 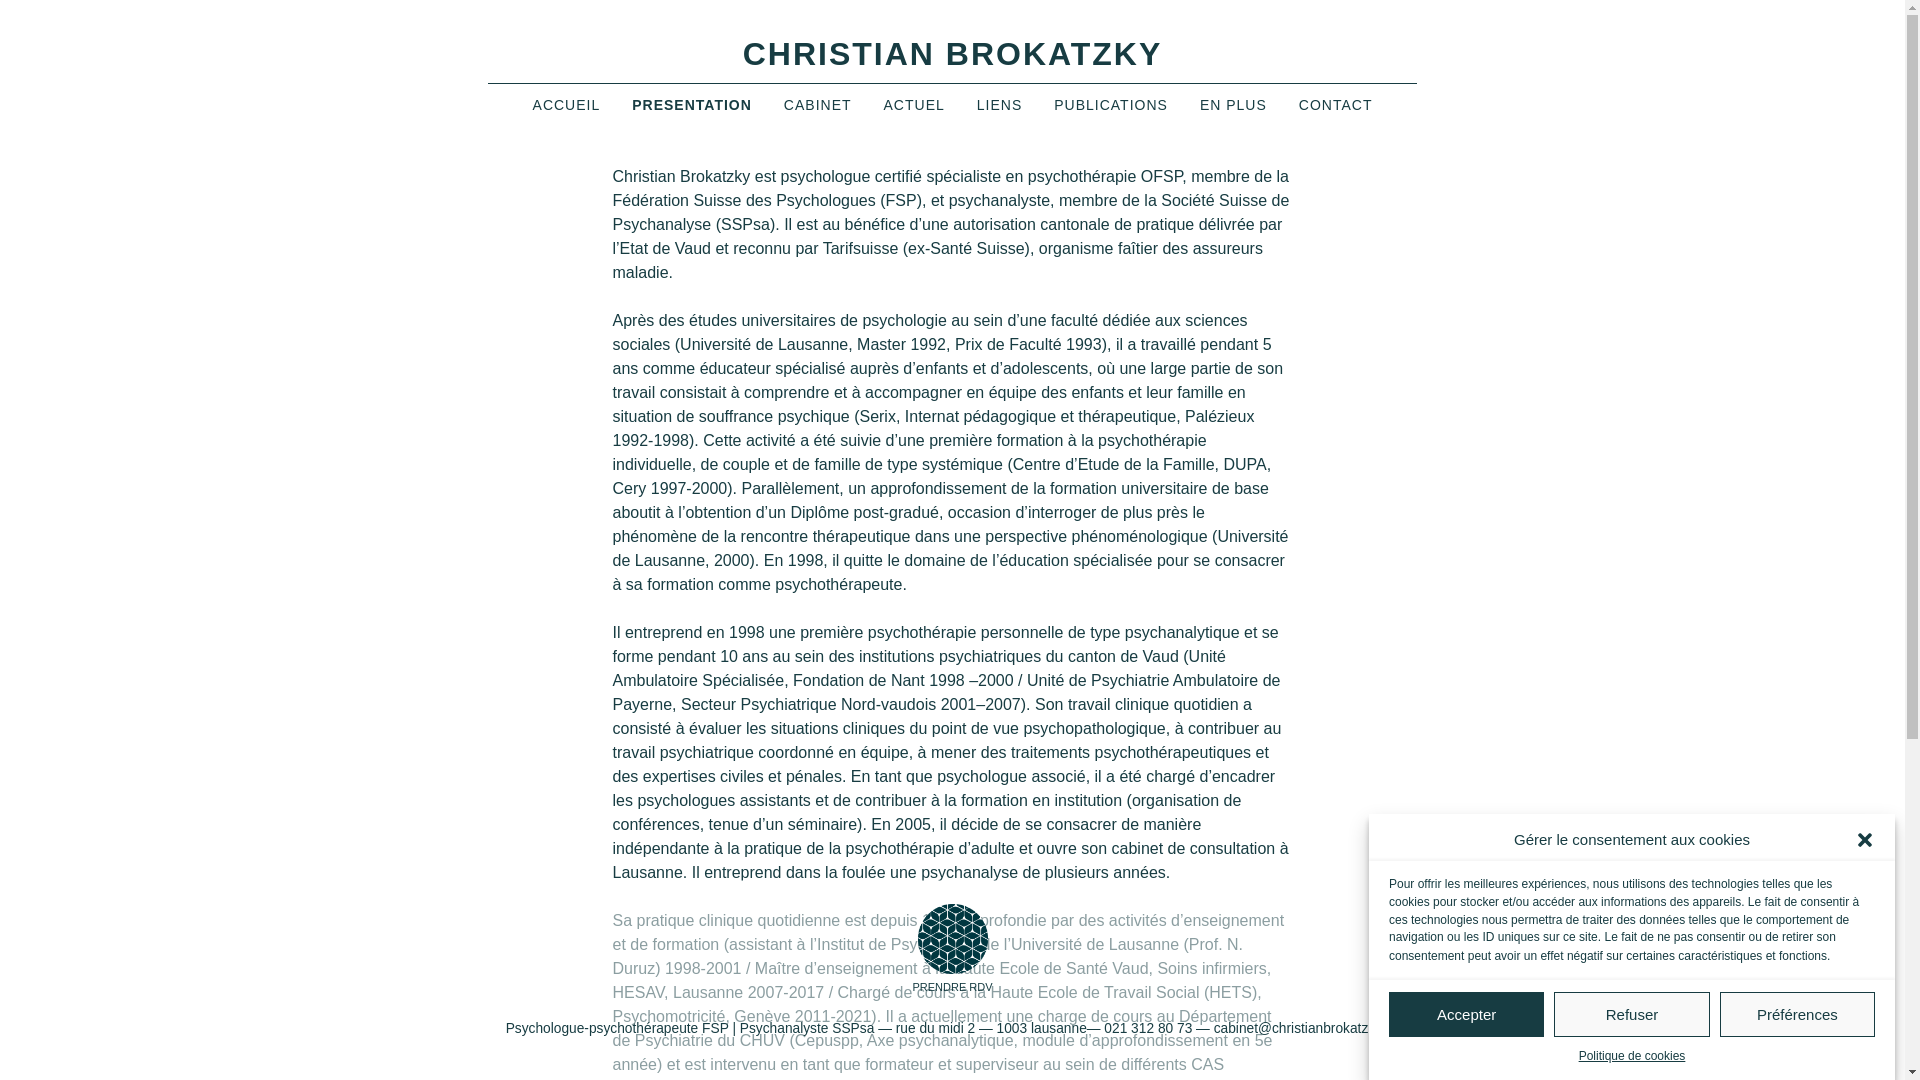 What do you see at coordinates (1578, 1055) in the screenshot?
I see `'Politique de cookies'` at bounding box center [1578, 1055].